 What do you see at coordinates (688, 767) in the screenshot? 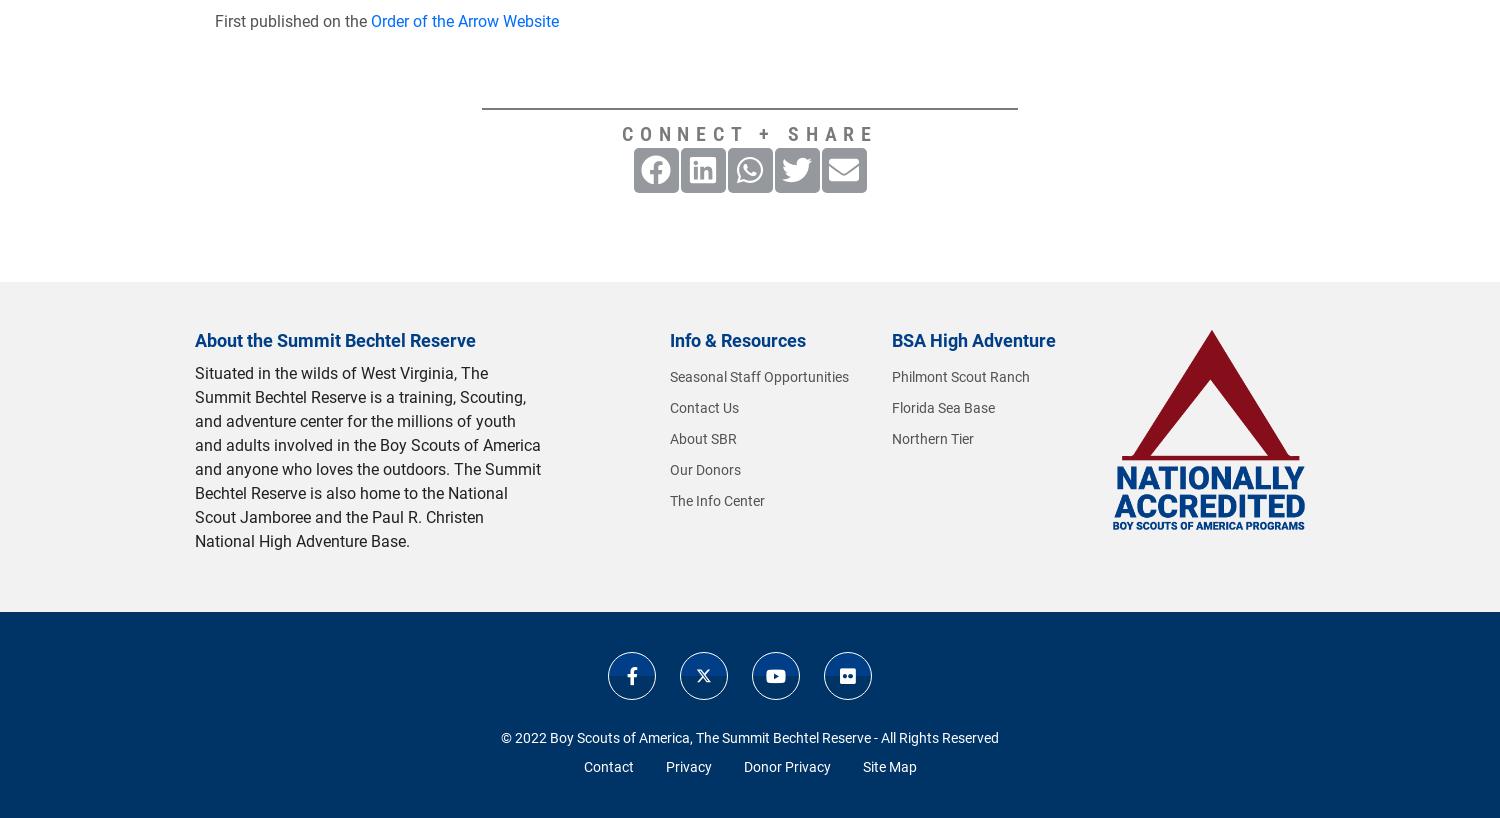
I see `'Privacy'` at bounding box center [688, 767].